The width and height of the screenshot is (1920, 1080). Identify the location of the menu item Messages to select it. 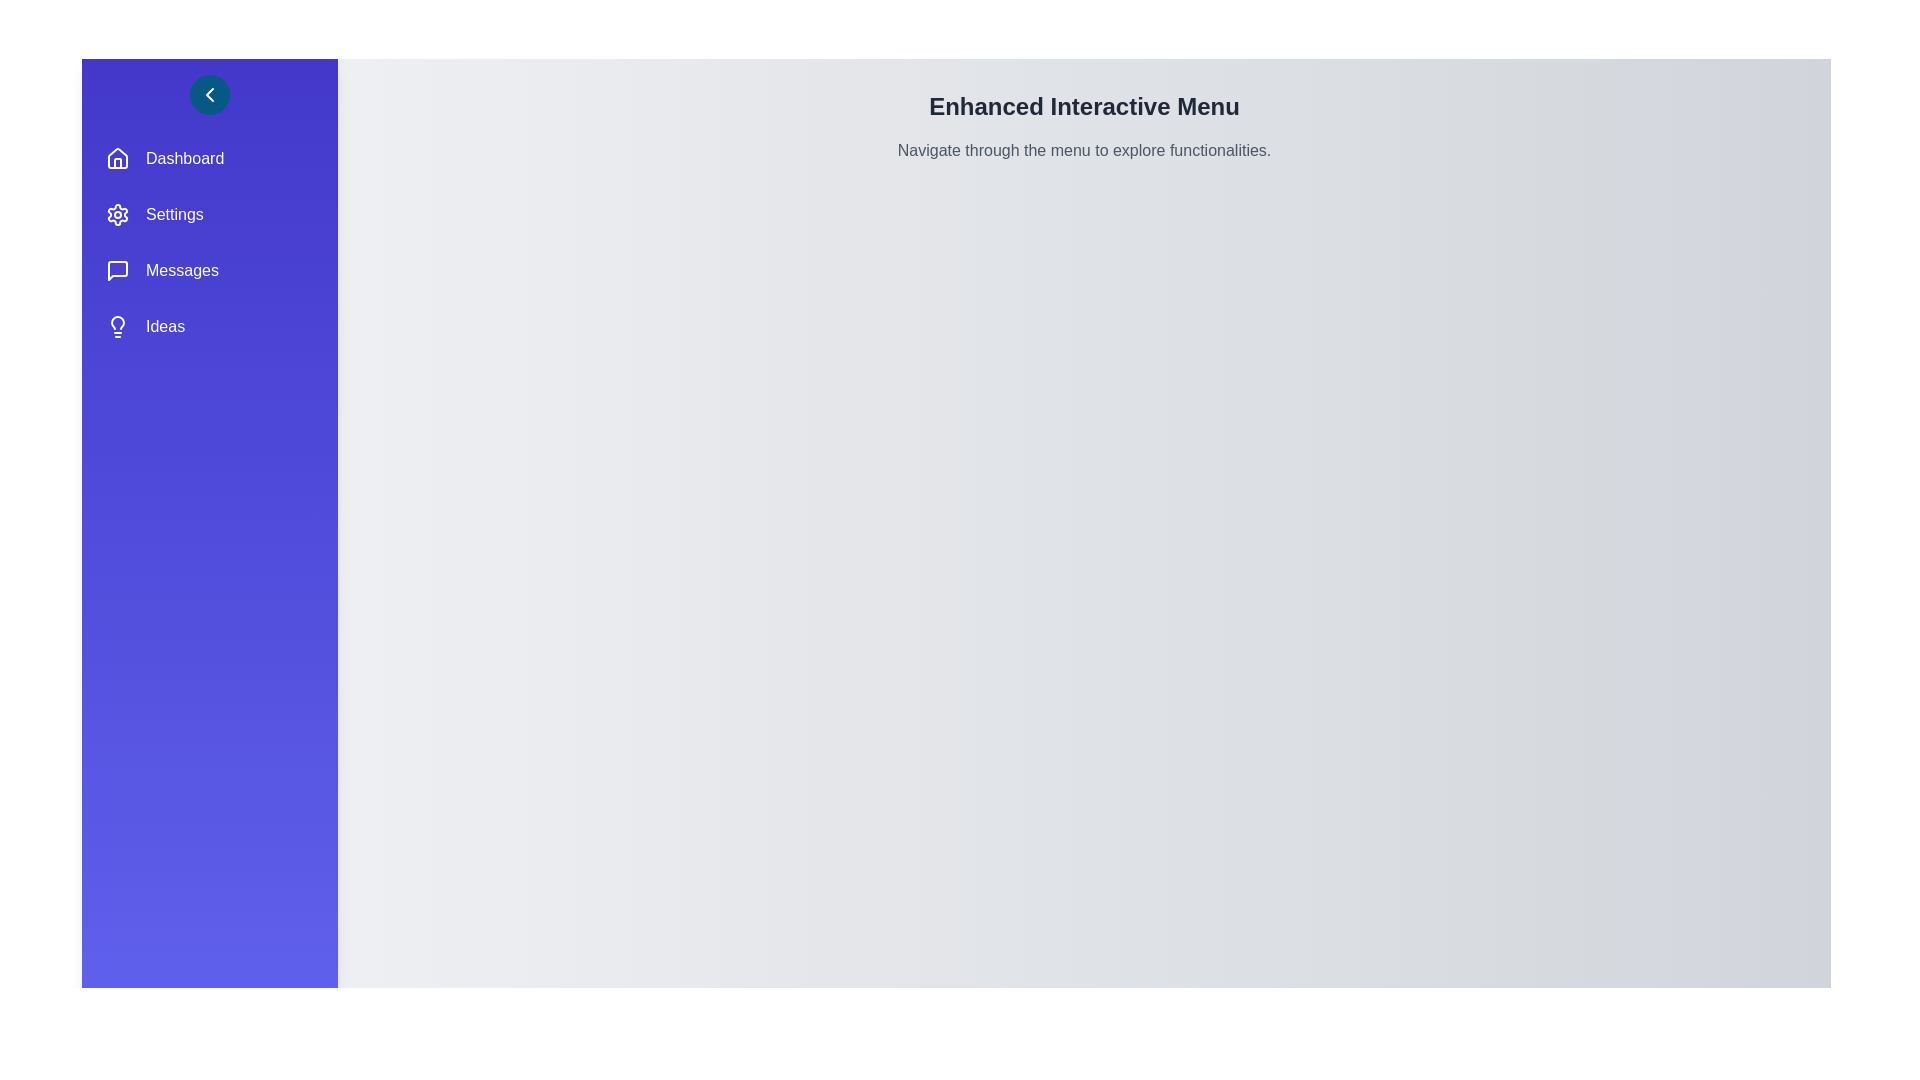
(210, 270).